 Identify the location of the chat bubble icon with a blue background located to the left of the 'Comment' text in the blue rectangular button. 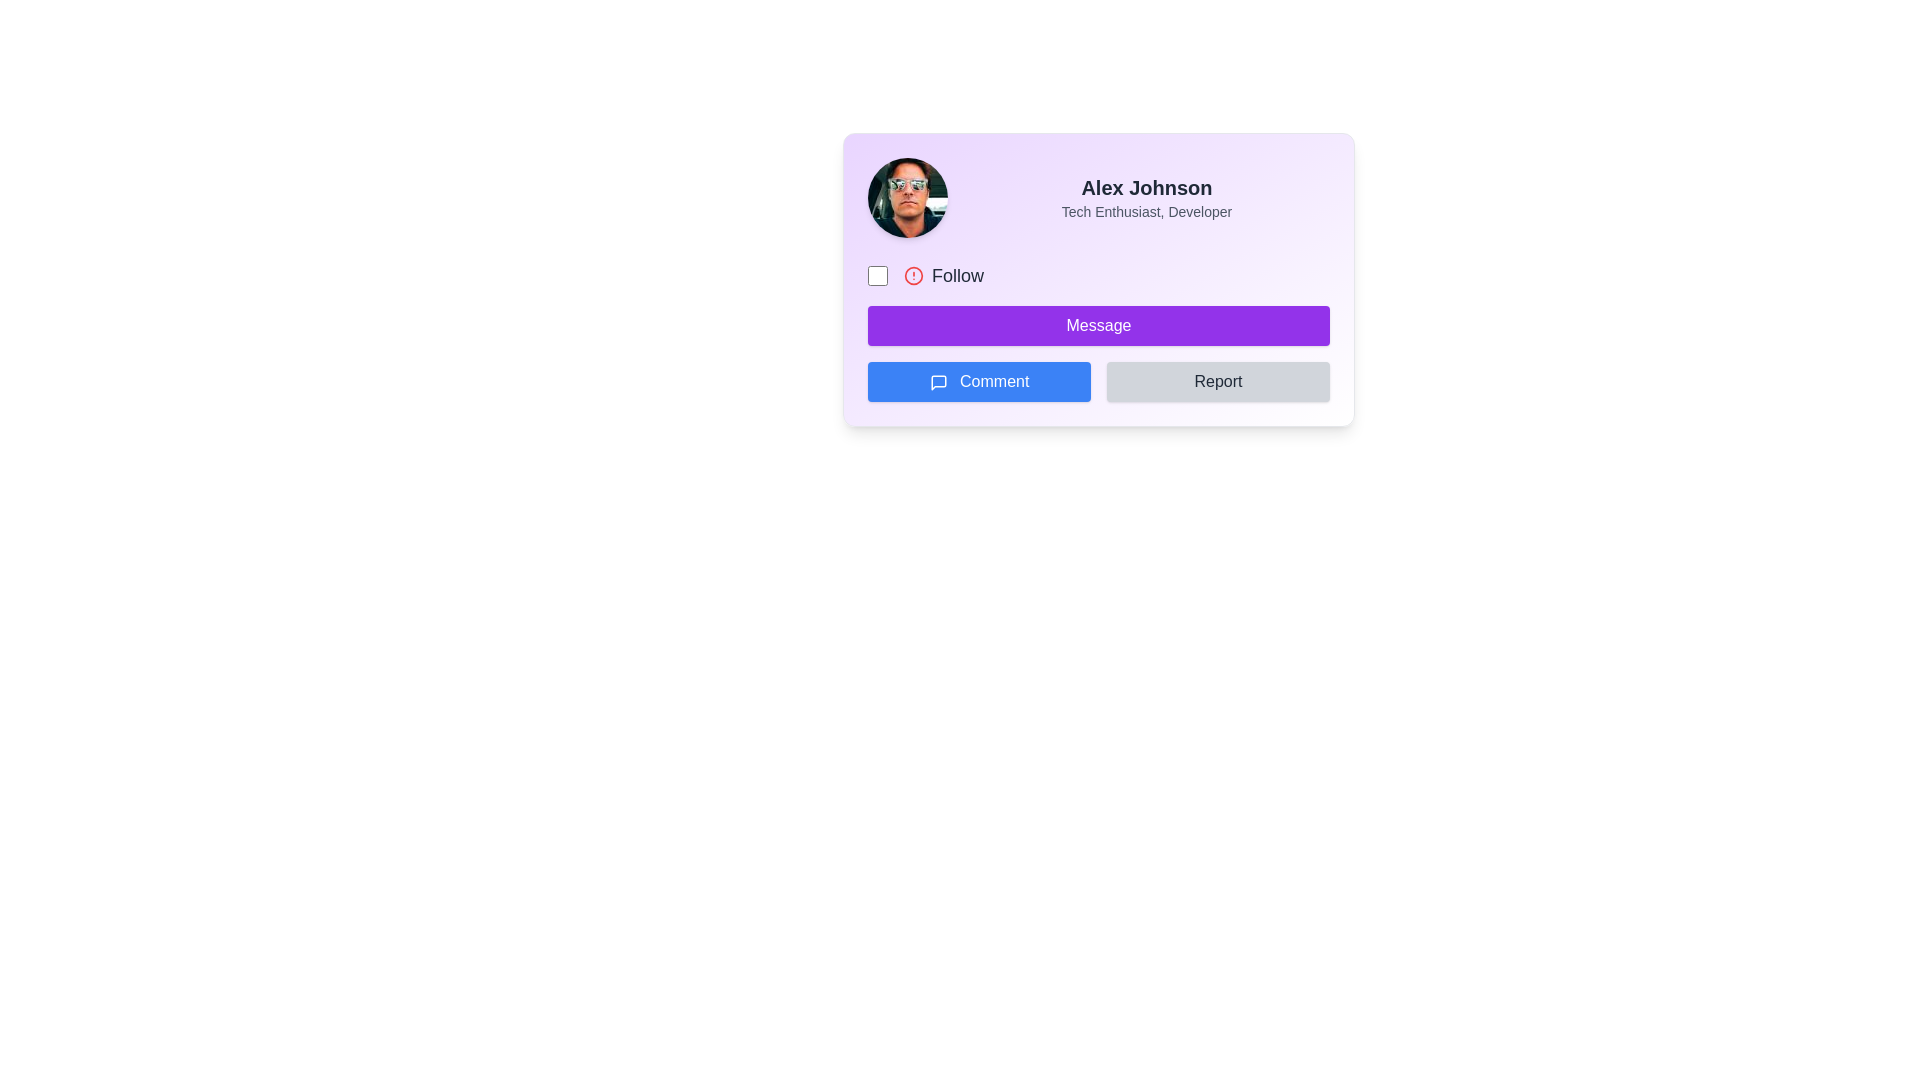
(937, 382).